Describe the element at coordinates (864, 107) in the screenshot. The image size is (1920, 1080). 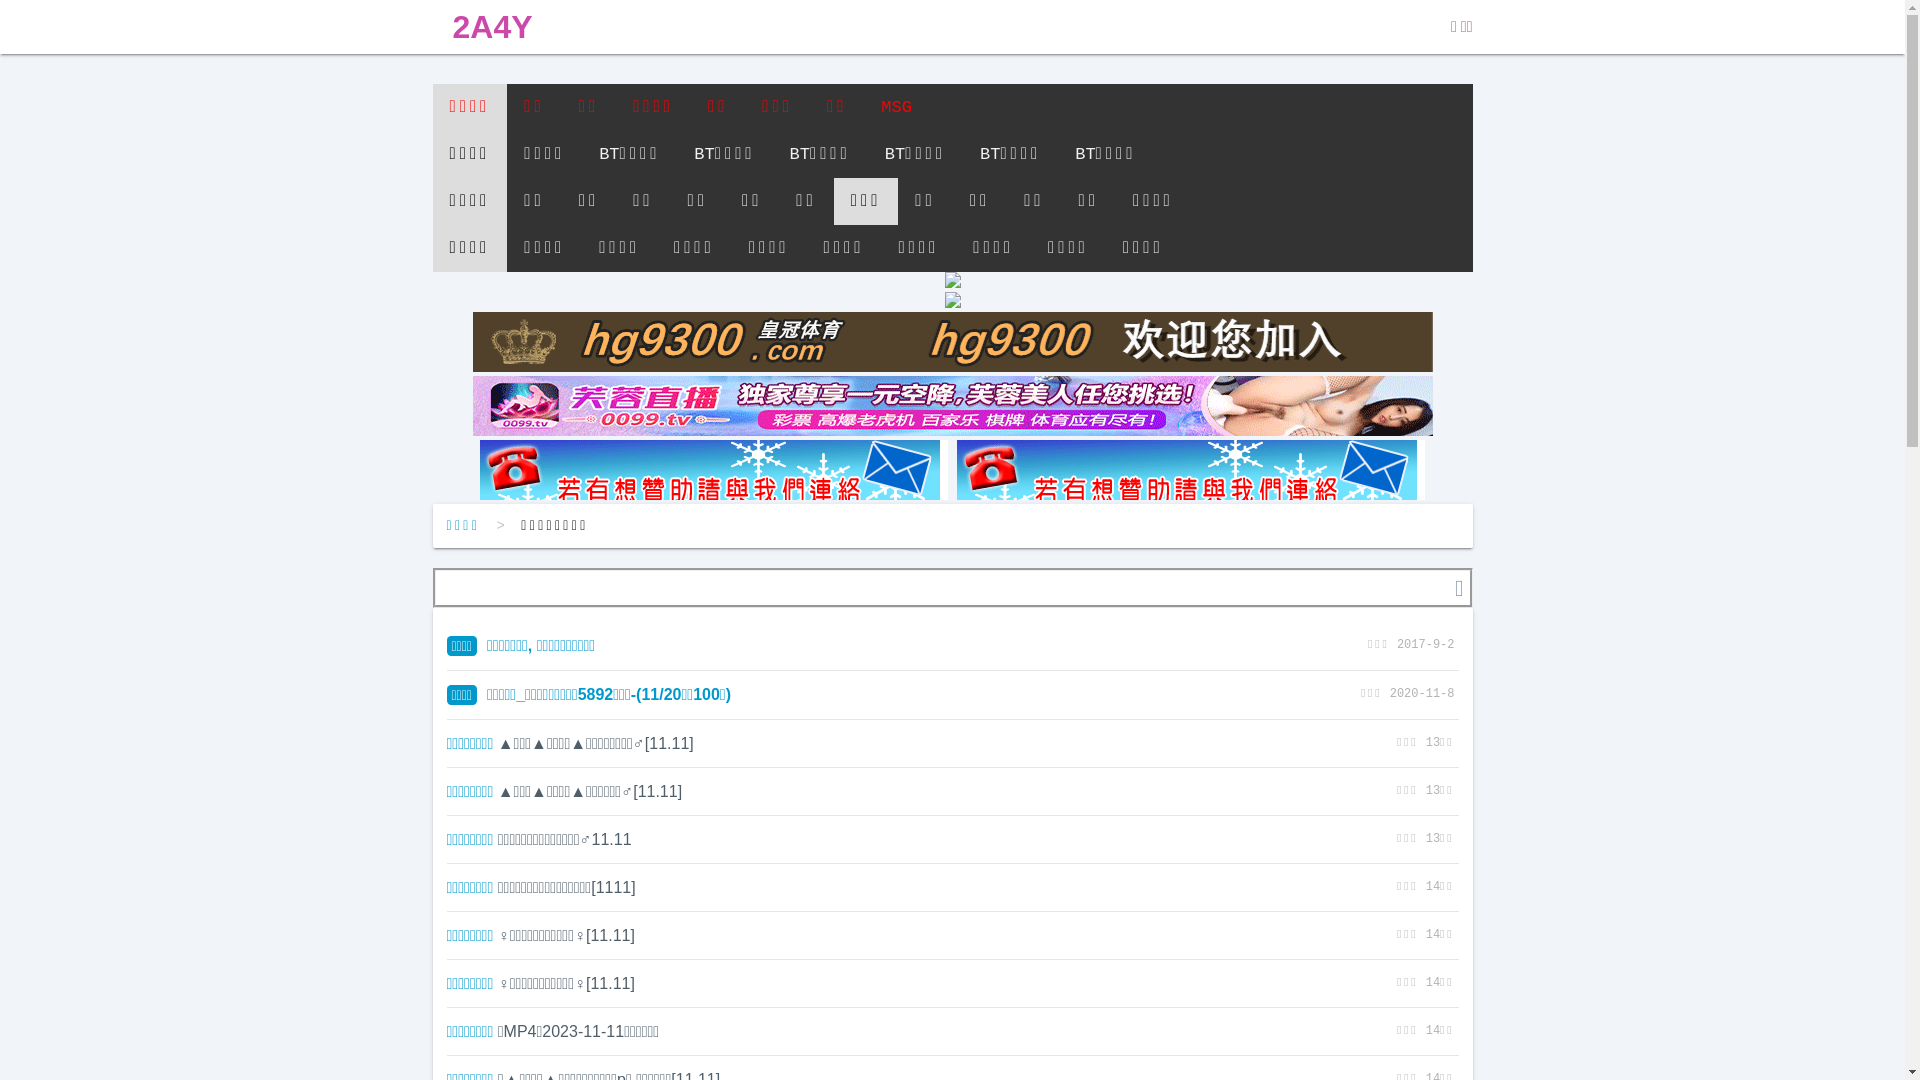
I see `'MSG'` at that location.